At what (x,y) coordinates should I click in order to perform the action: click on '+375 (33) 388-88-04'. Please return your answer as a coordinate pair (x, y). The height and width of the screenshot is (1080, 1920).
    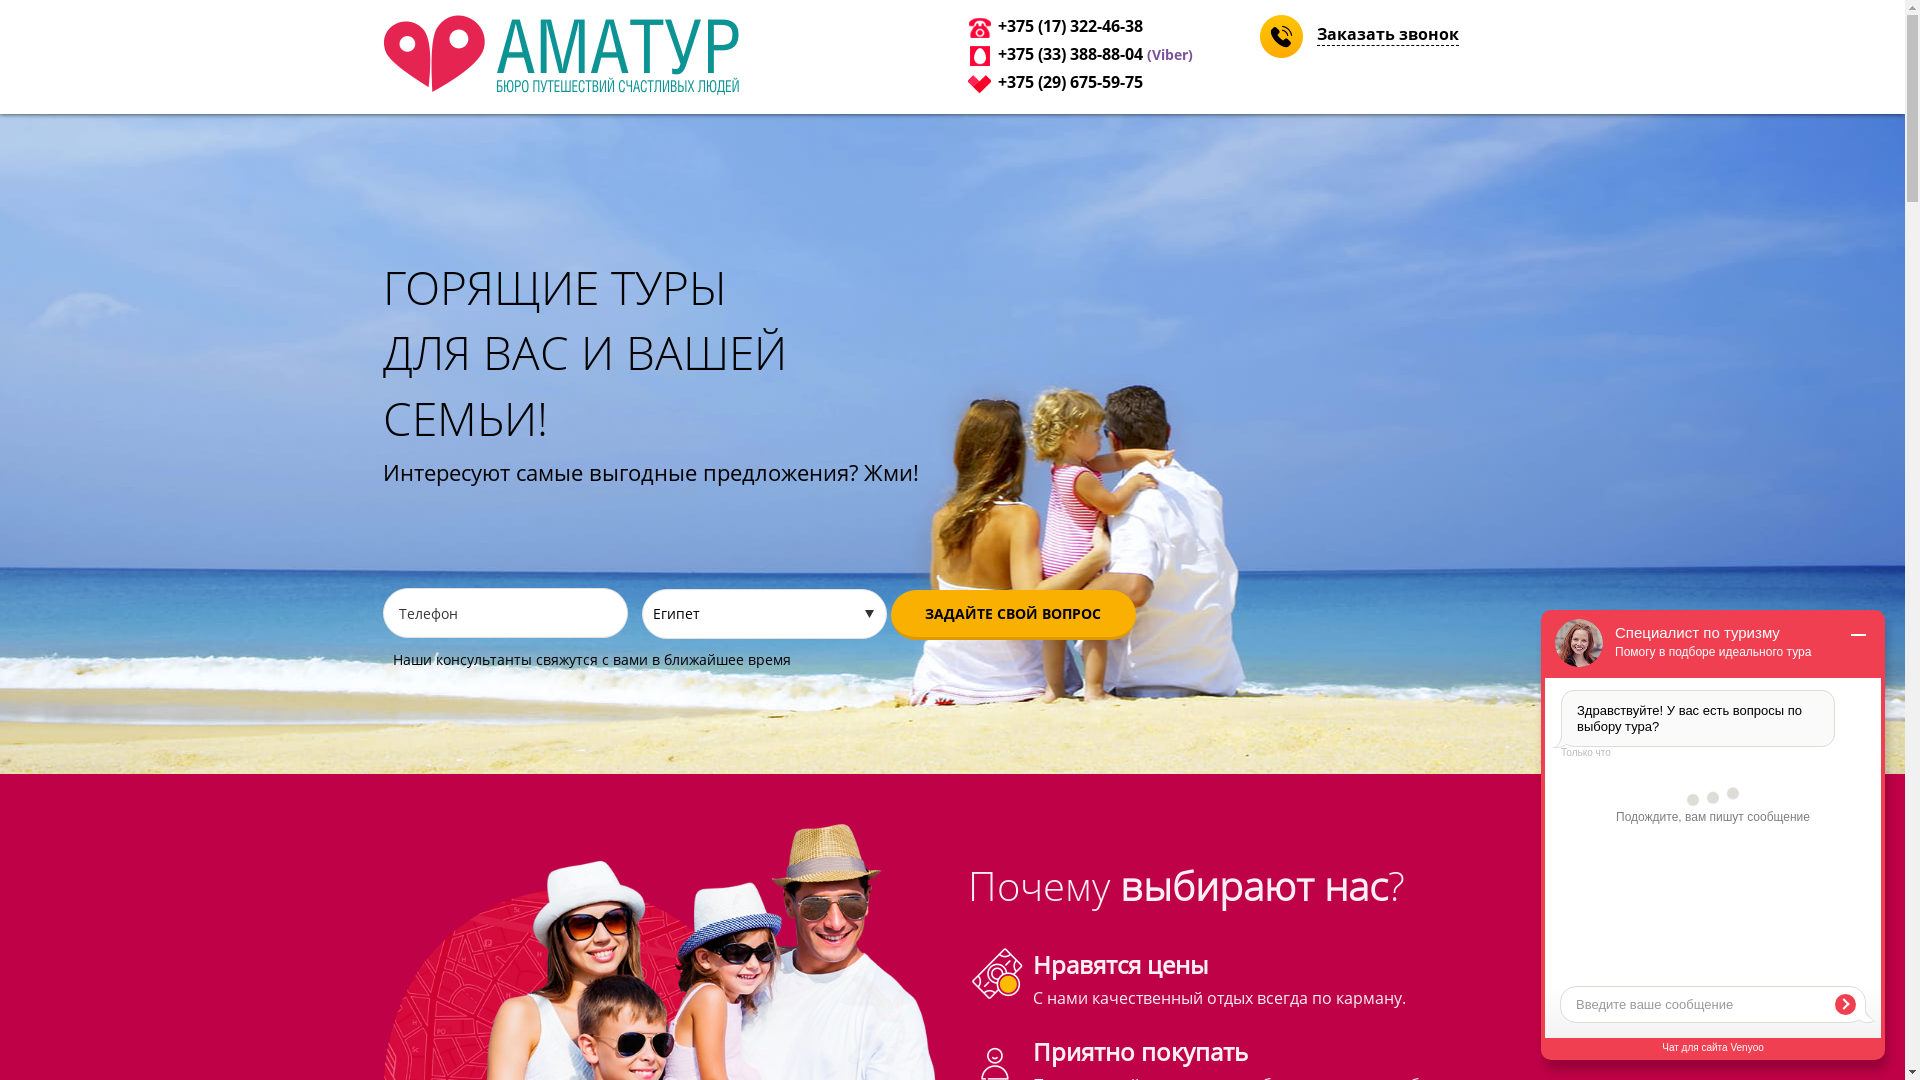
    Looking at the image, I should click on (1069, 53).